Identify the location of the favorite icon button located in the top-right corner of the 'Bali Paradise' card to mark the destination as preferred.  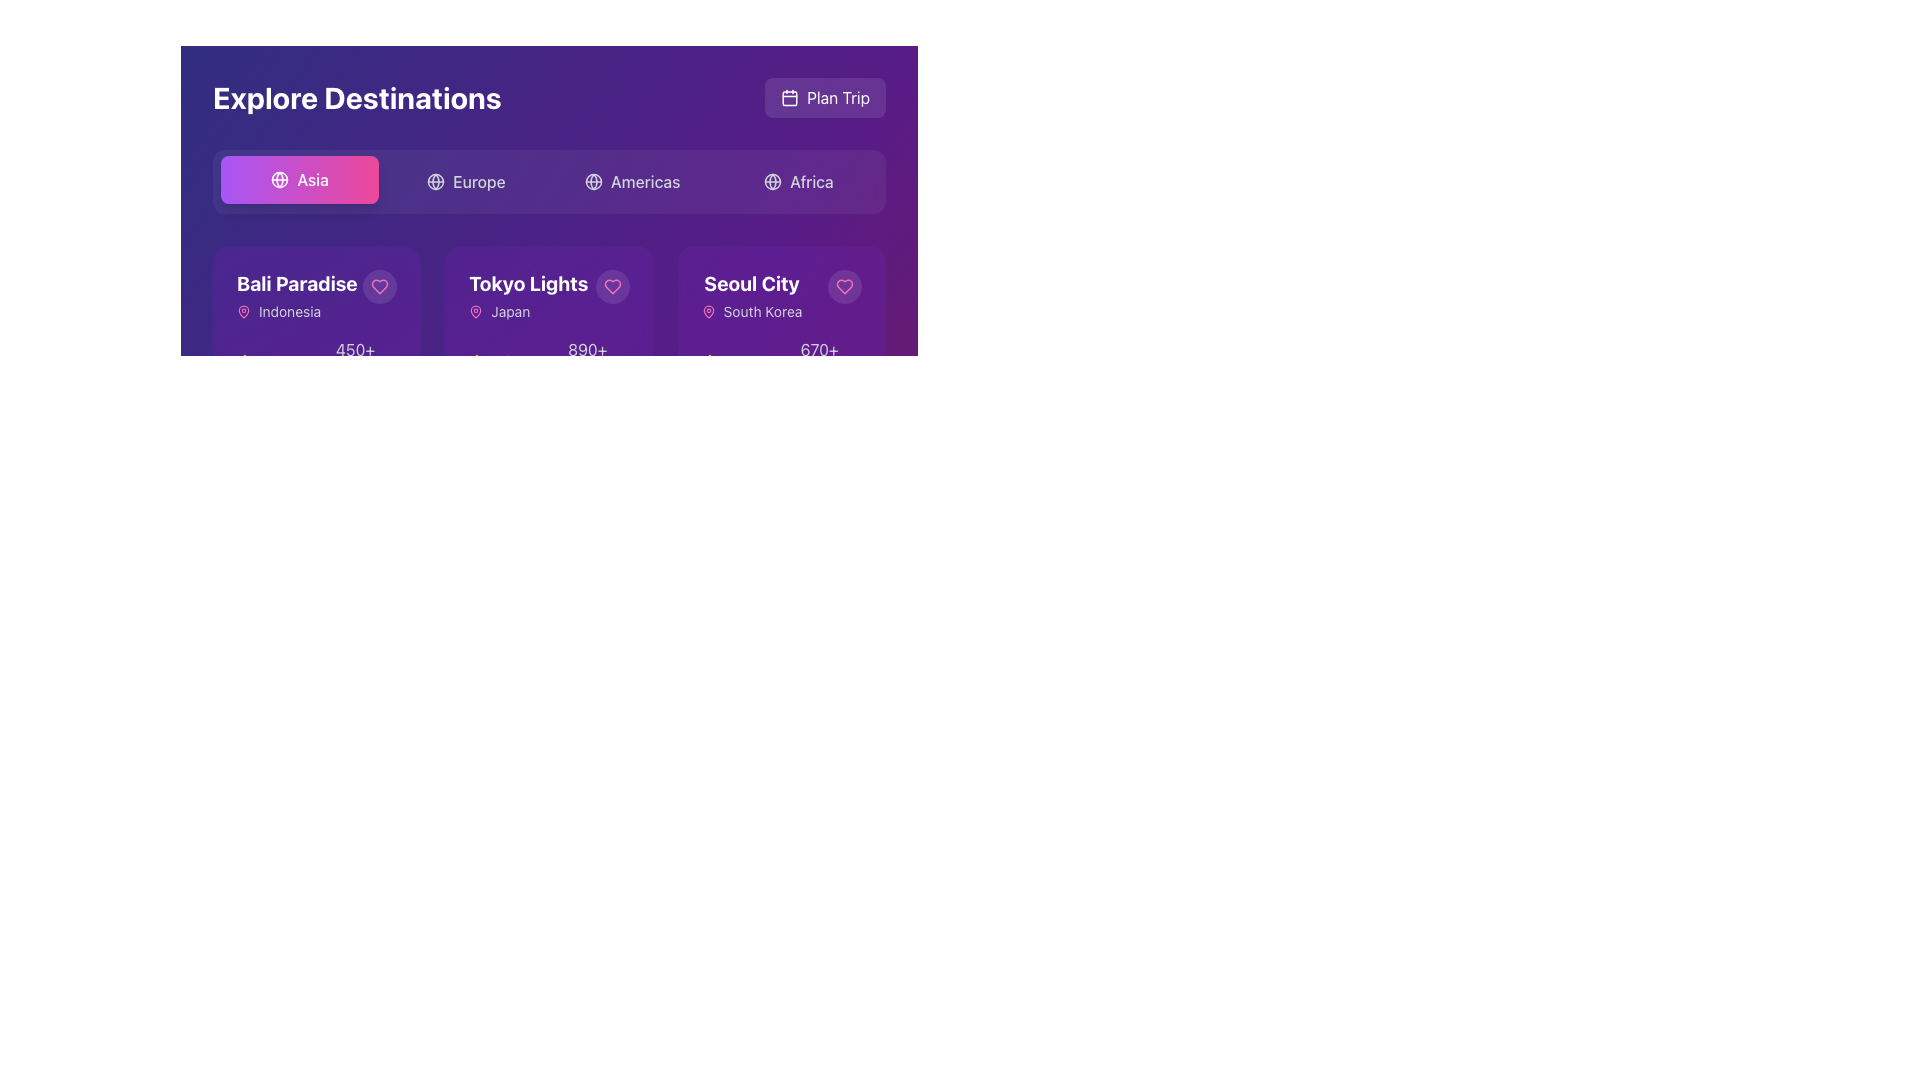
(380, 286).